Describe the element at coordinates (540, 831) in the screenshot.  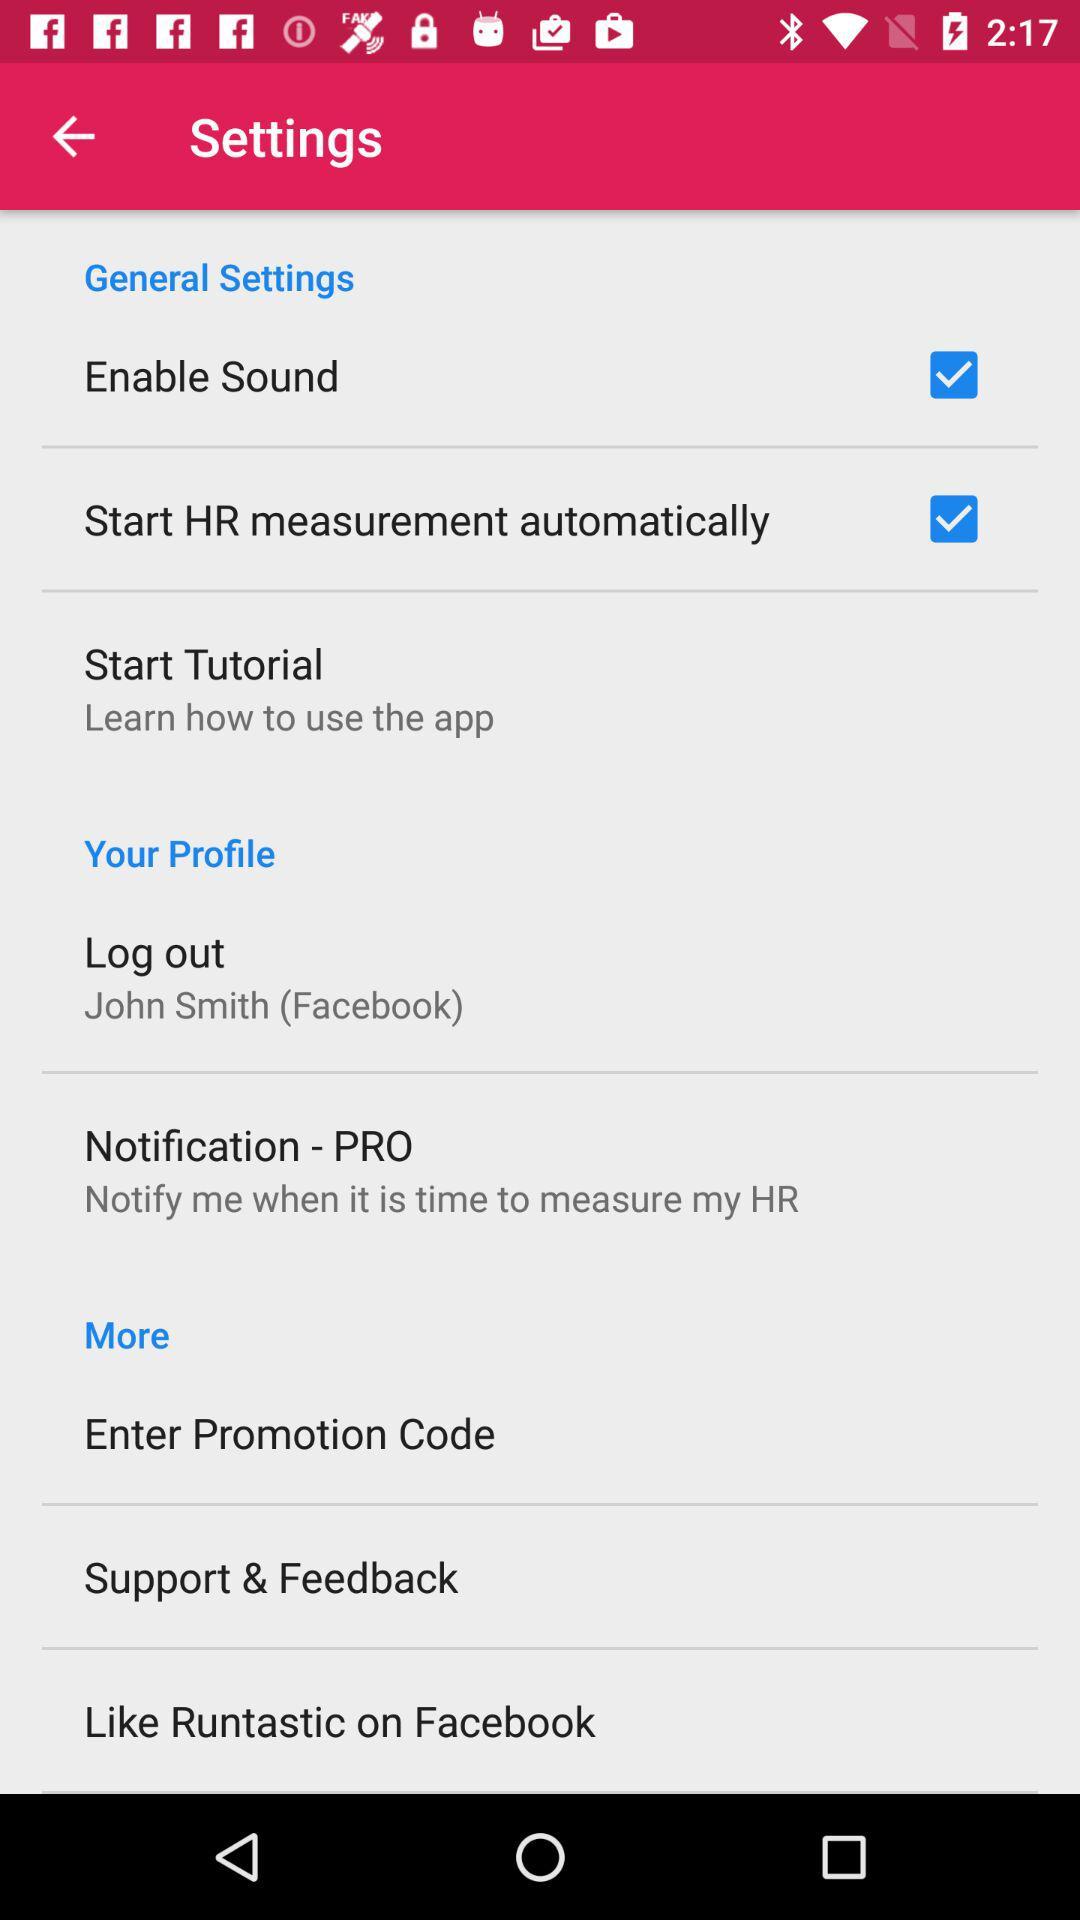
I see `your profile icon` at that location.